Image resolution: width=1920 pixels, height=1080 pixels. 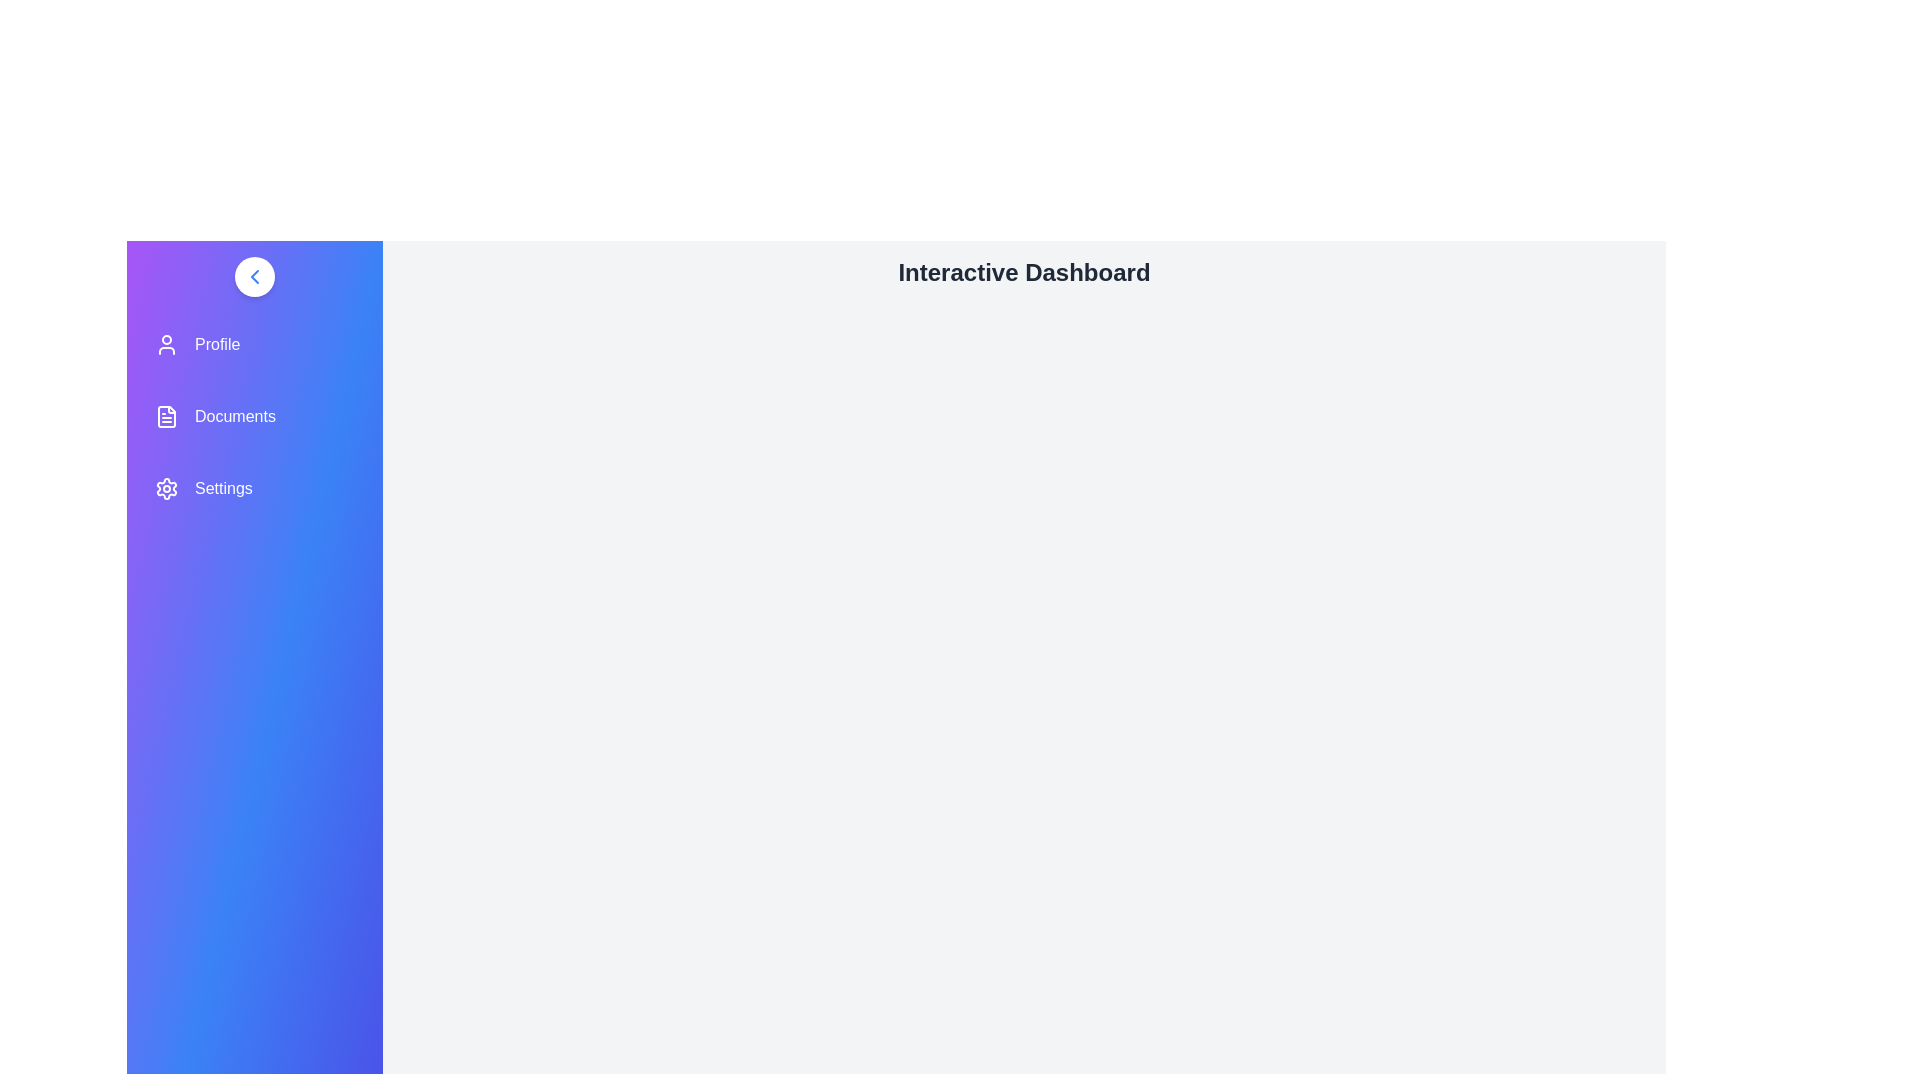 I want to click on the menu item Documents to navigate, so click(x=253, y=415).